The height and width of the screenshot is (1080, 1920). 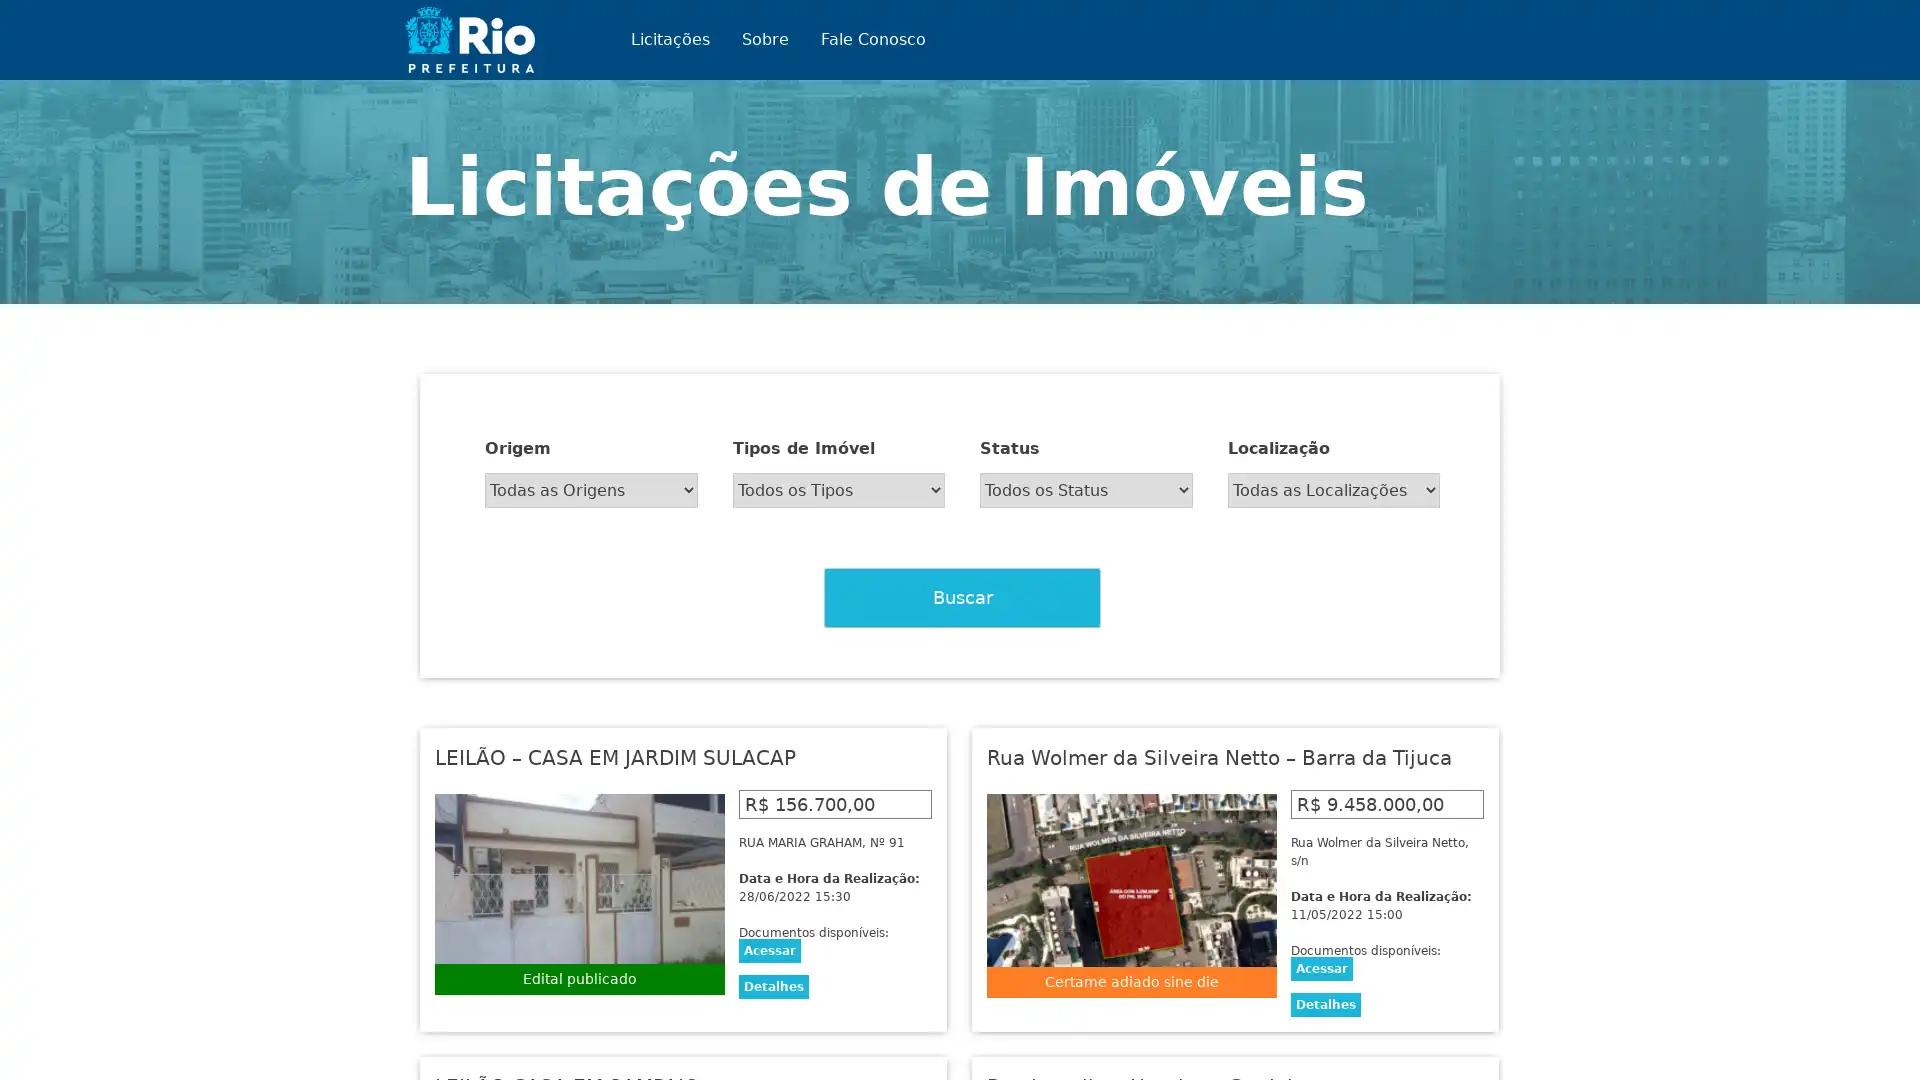 I want to click on Buscar, so click(x=961, y=596).